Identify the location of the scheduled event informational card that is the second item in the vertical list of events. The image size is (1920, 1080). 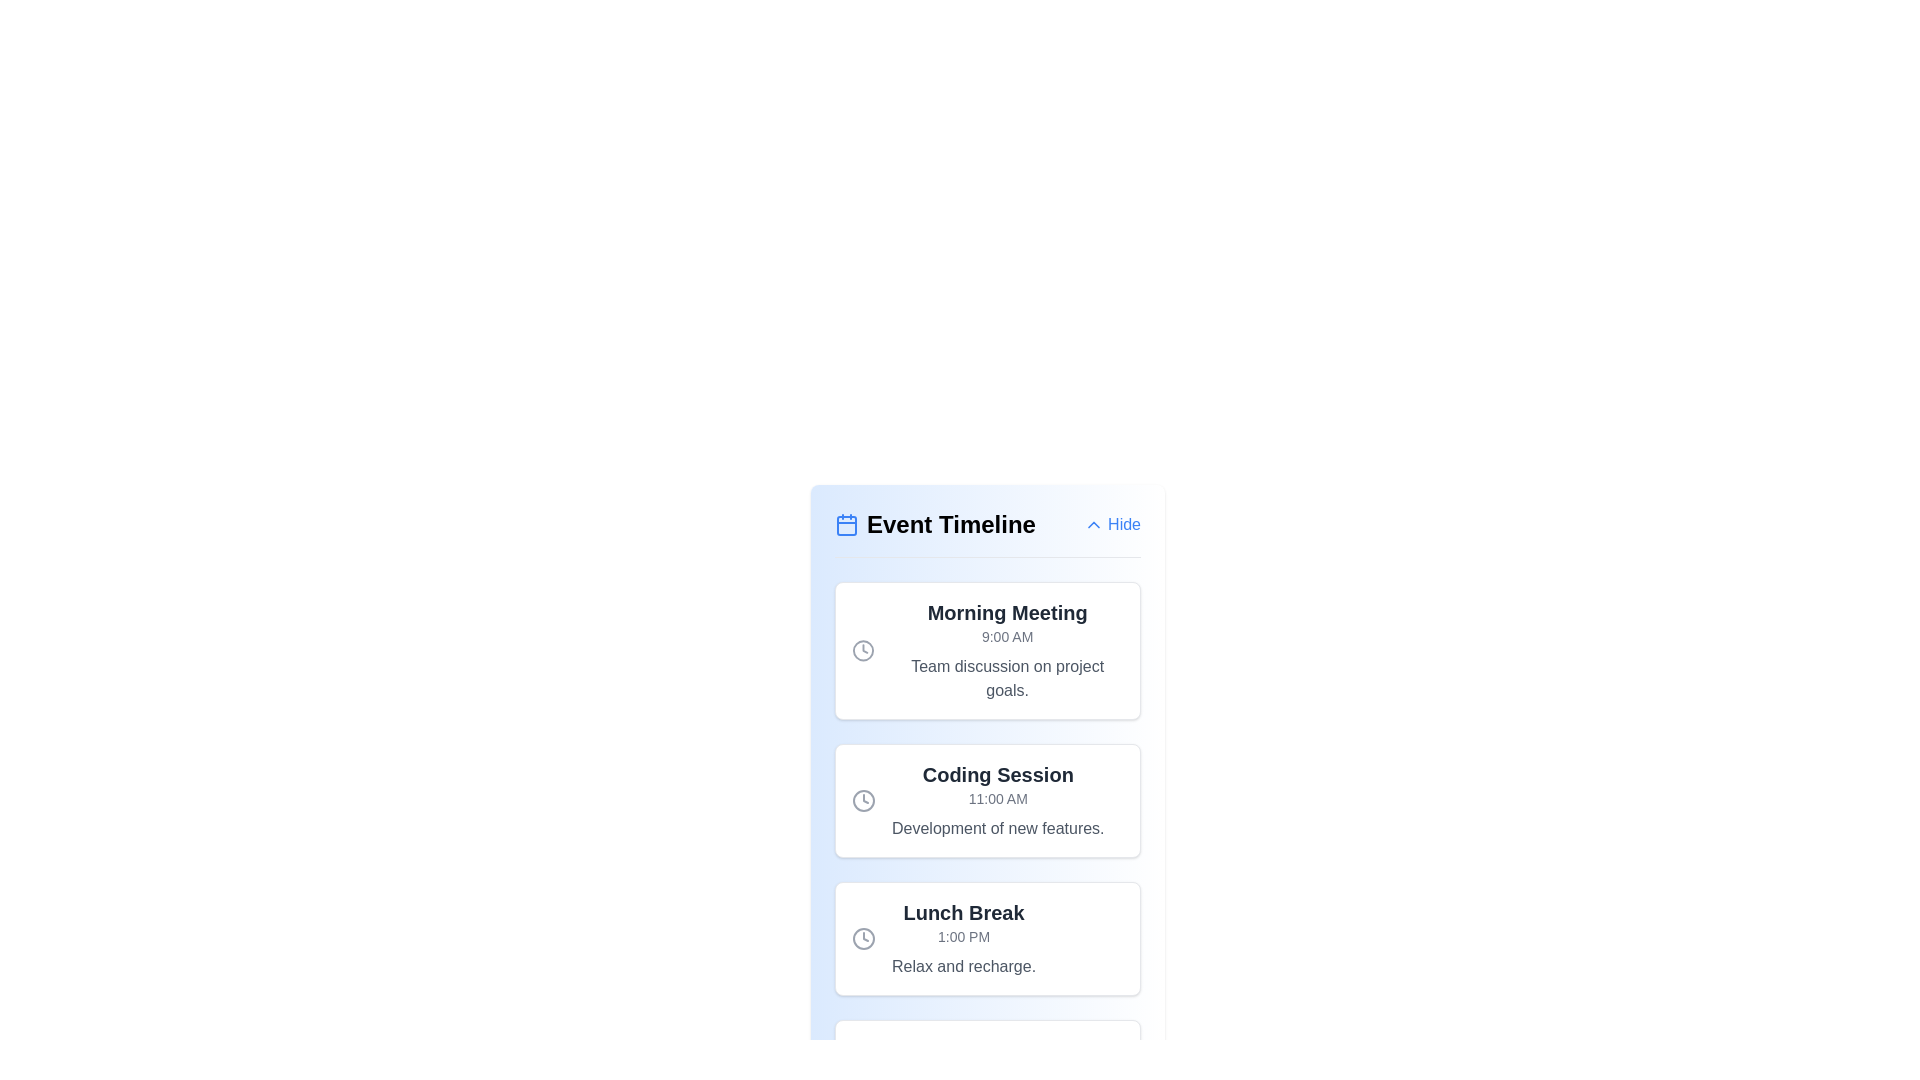
(988, 800).